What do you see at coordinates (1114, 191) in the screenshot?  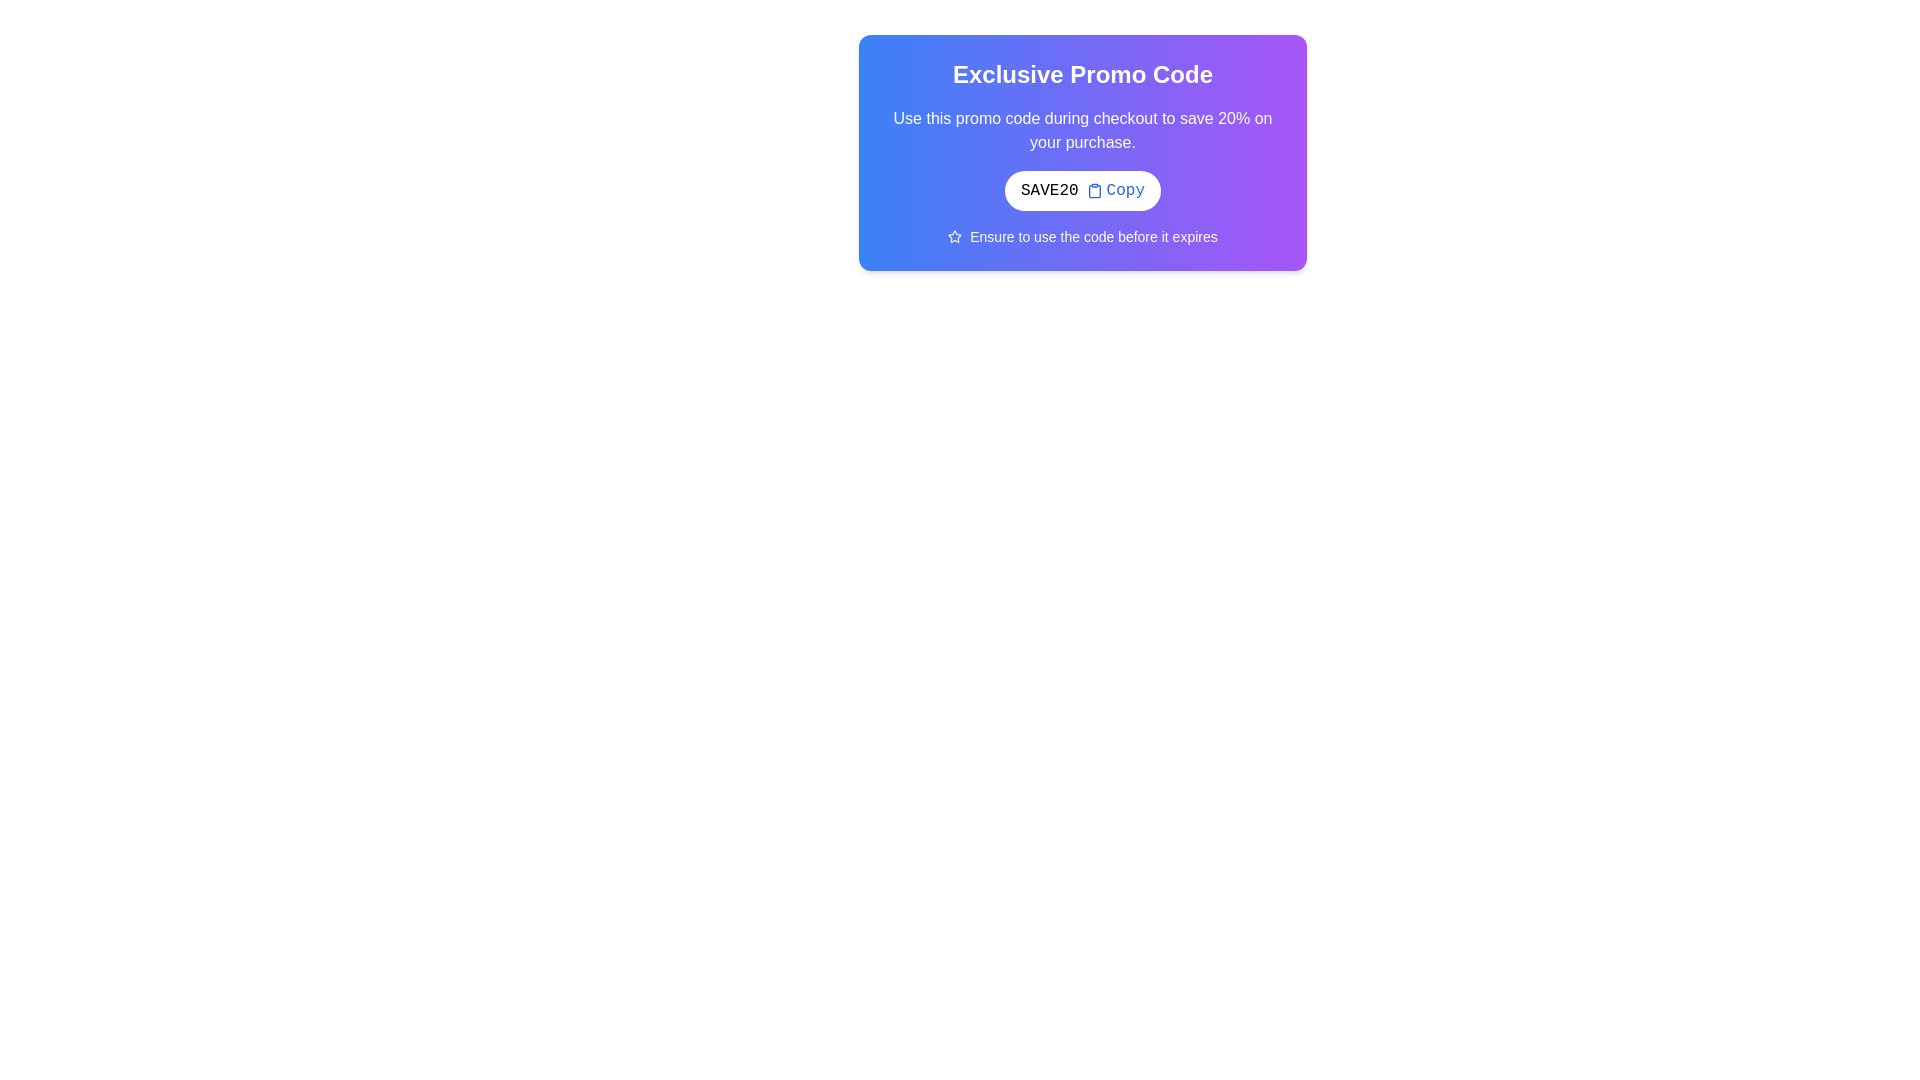 I see `the button that enables users to copy the promo code 'SAVE20' to the clipboard` at bounding box center [1114, 191].